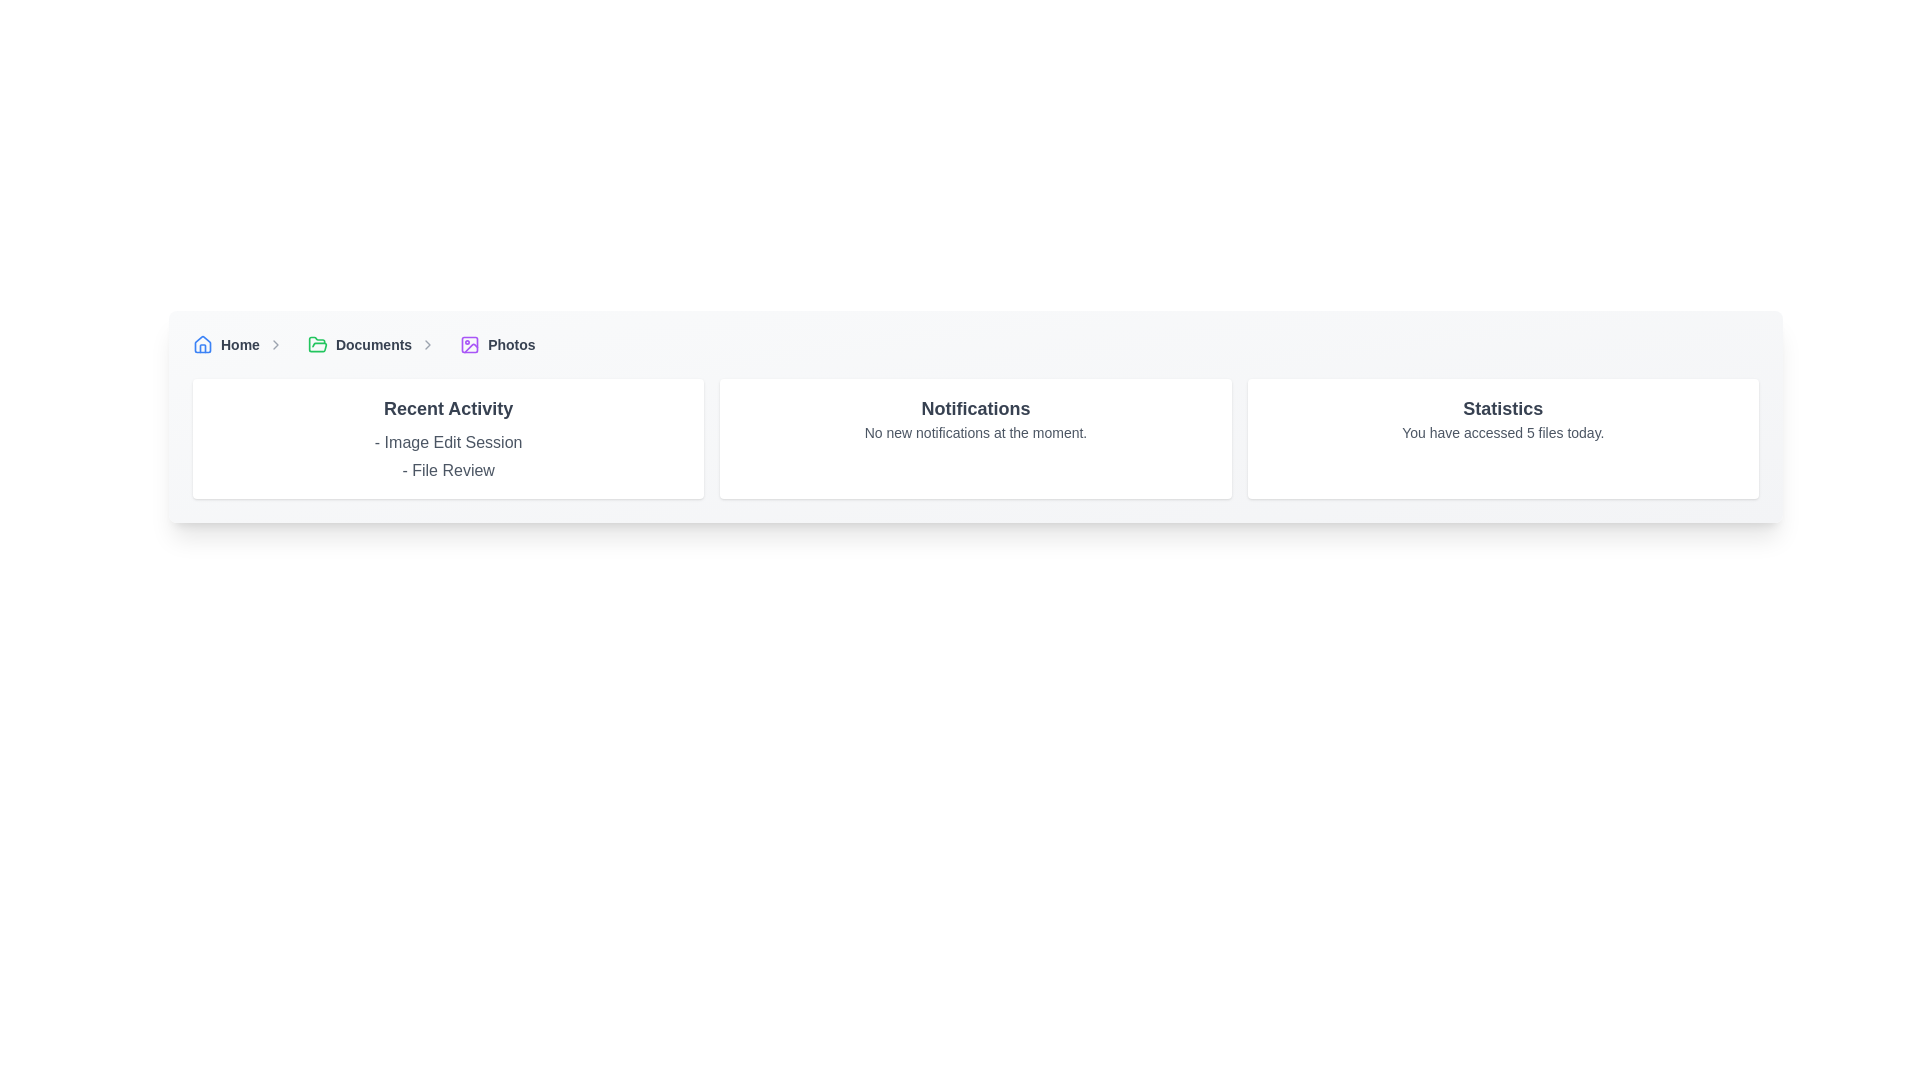  Describe the element at coordinates (447, 470) in the screenshot. I see `the text label displaying '- File Review' located in the 'Recent Activity' section, positioned beneath '- Image Edit Session'` at that location.